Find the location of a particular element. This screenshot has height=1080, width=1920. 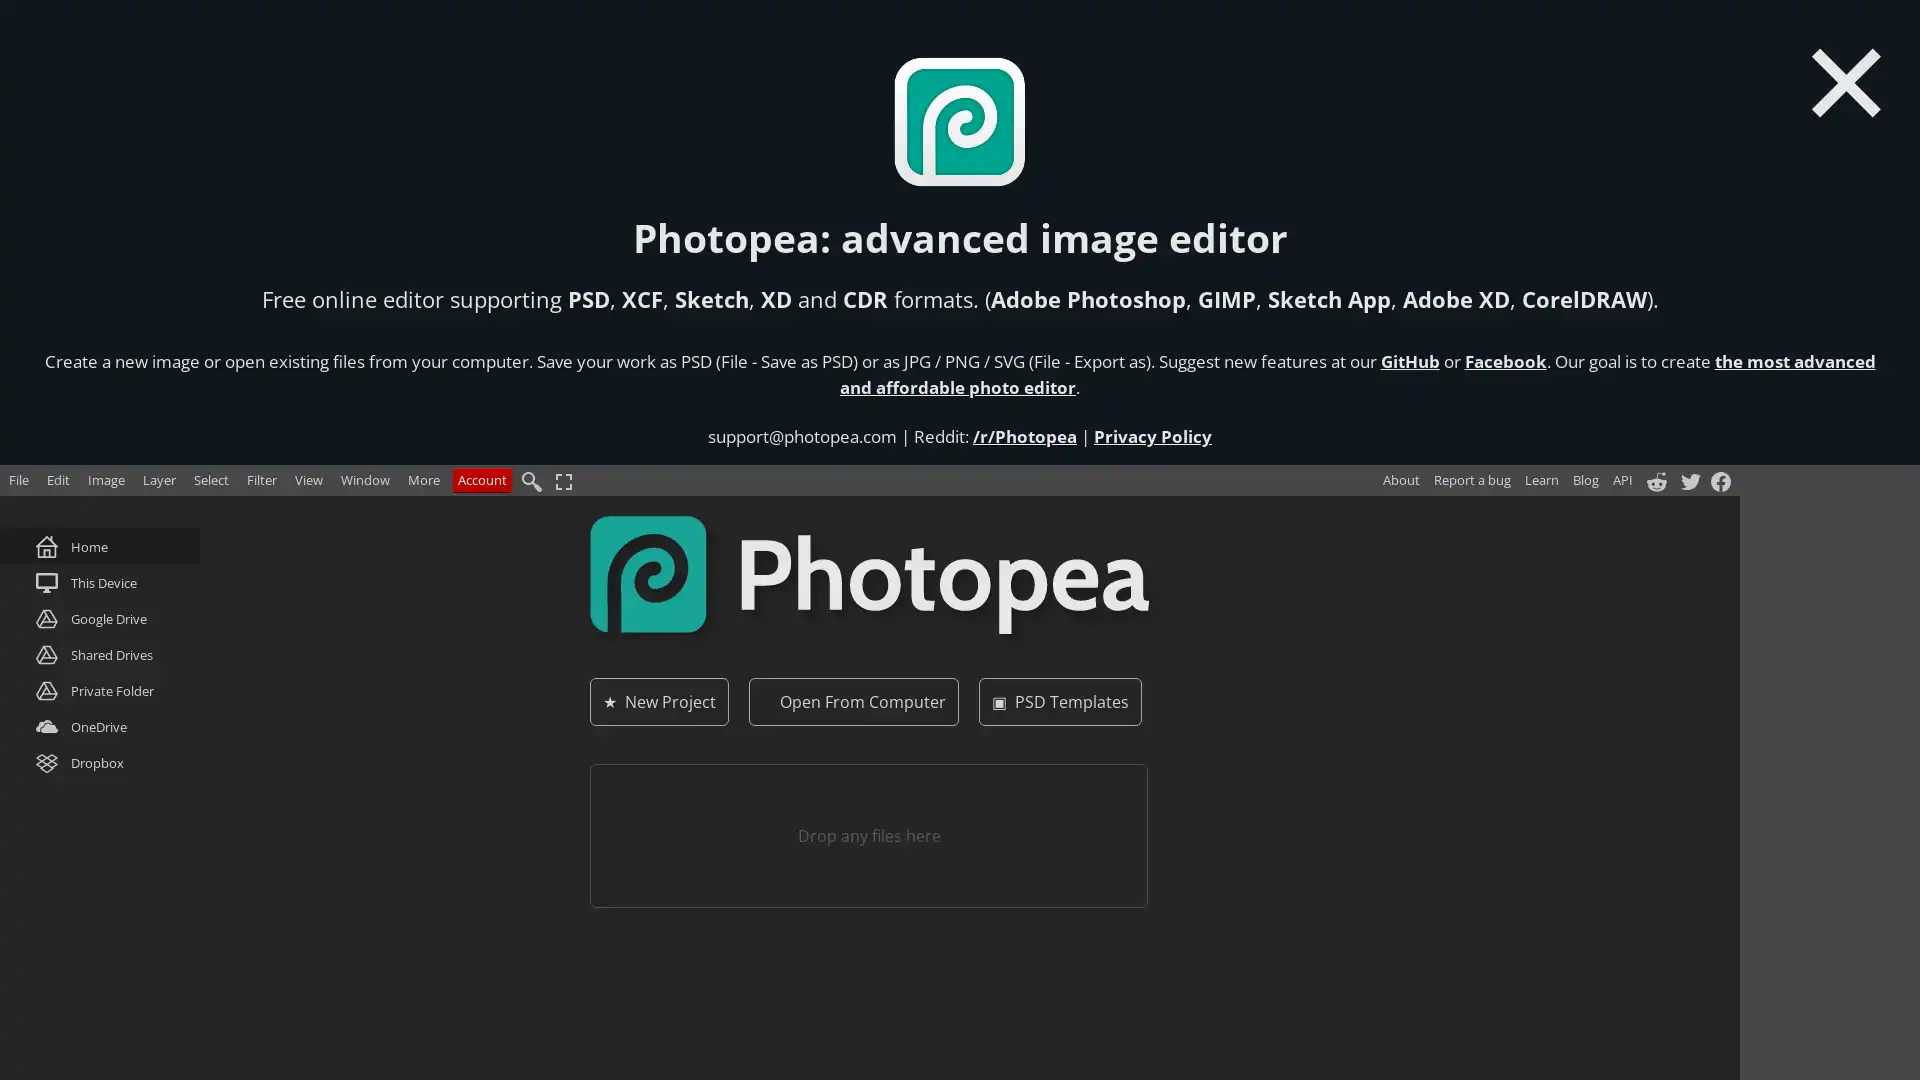

File is located at coordinates (19, 15).